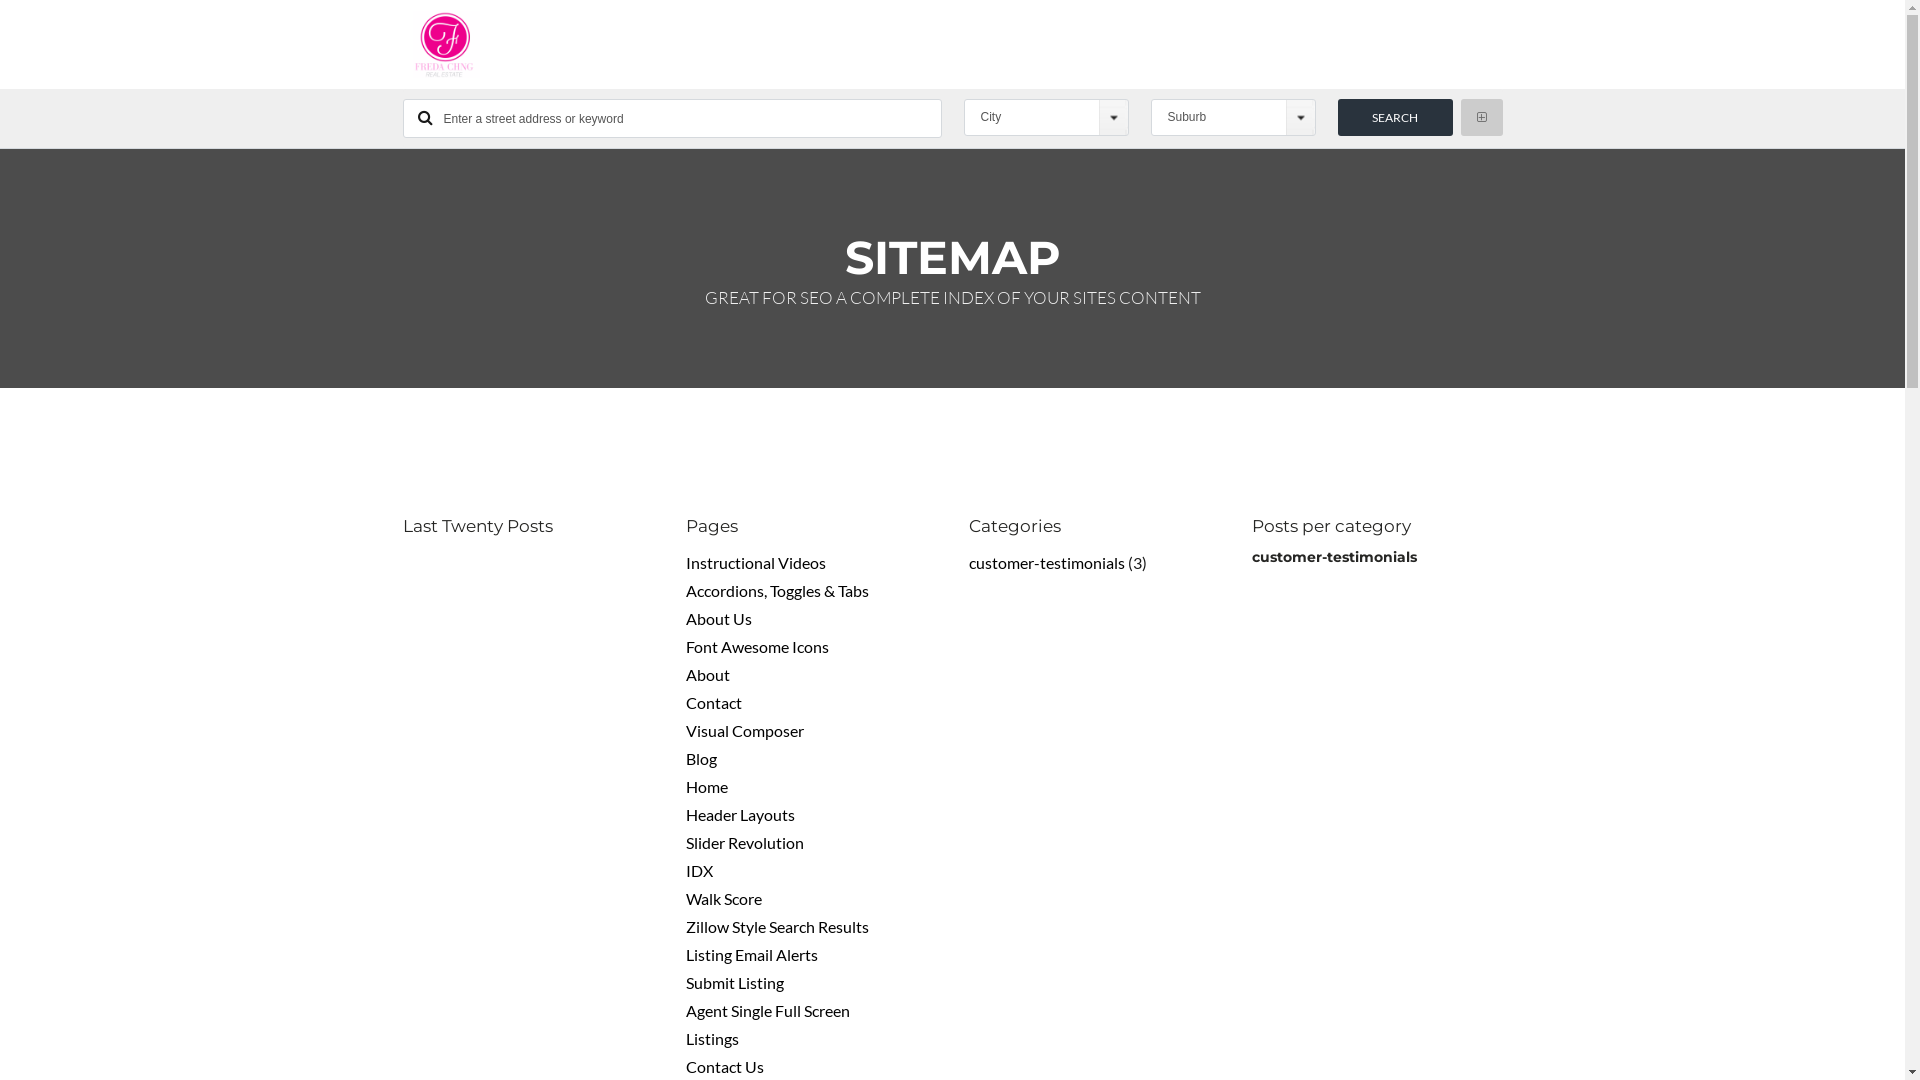 This screenshot has width=1920, height=1080. Describe the element at coordinates (776, 926) in the screenshot. I see `'Zillow Style Search Results'` at that location.